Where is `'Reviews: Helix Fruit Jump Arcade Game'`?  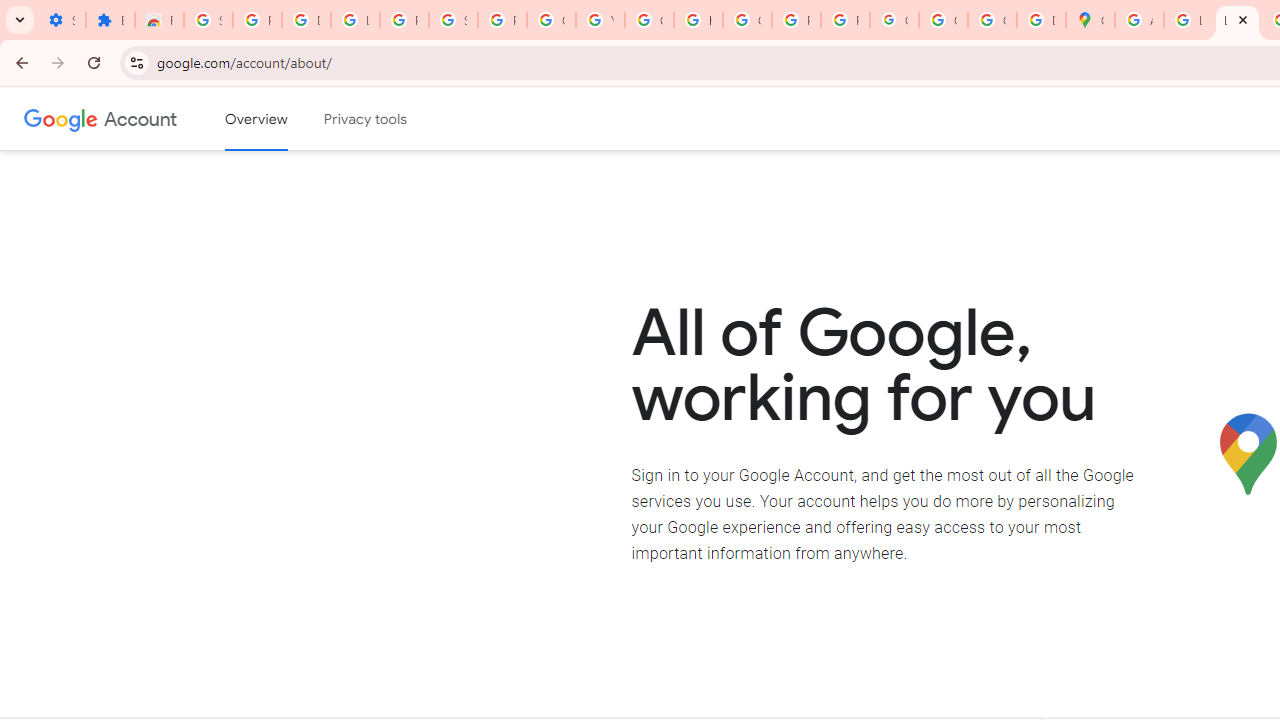 'Reviews: Helix Fruit Jump Arcade Game' is located at coordinates (158, 20).